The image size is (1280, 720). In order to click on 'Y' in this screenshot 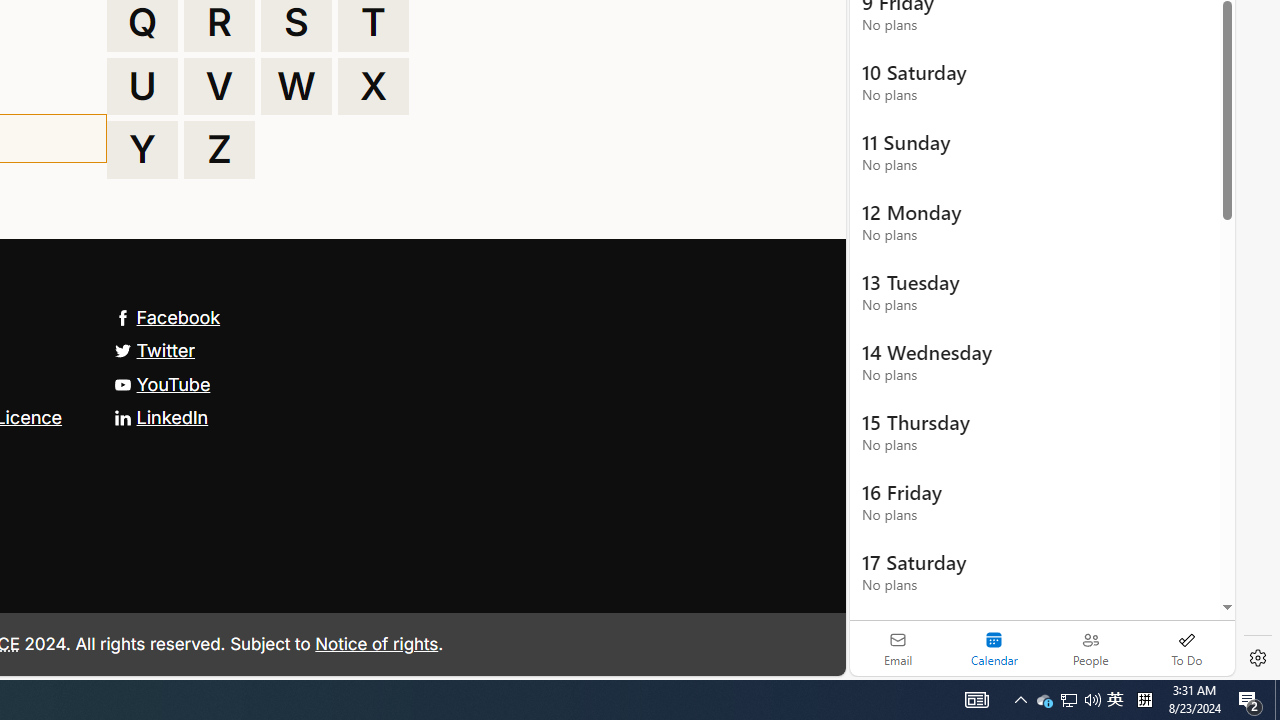, I will do `click(141, 149)`.